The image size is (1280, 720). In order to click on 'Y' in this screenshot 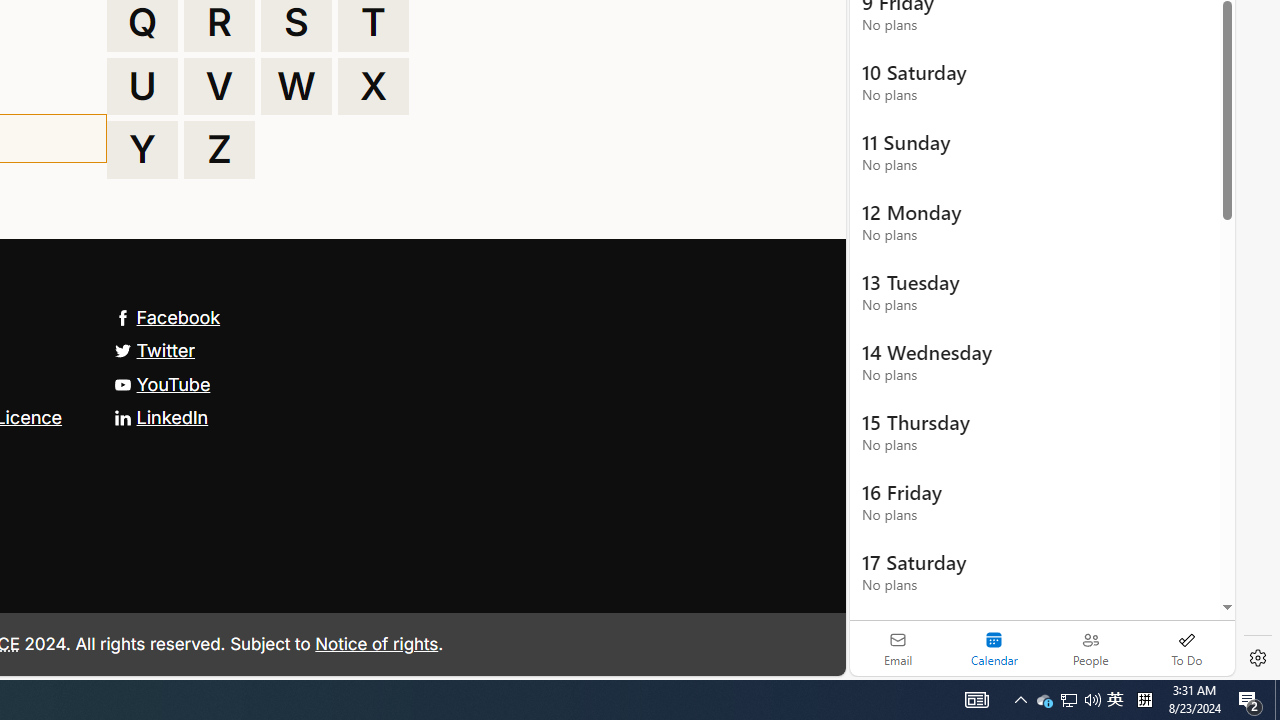, I will do `click(141, 149)`.